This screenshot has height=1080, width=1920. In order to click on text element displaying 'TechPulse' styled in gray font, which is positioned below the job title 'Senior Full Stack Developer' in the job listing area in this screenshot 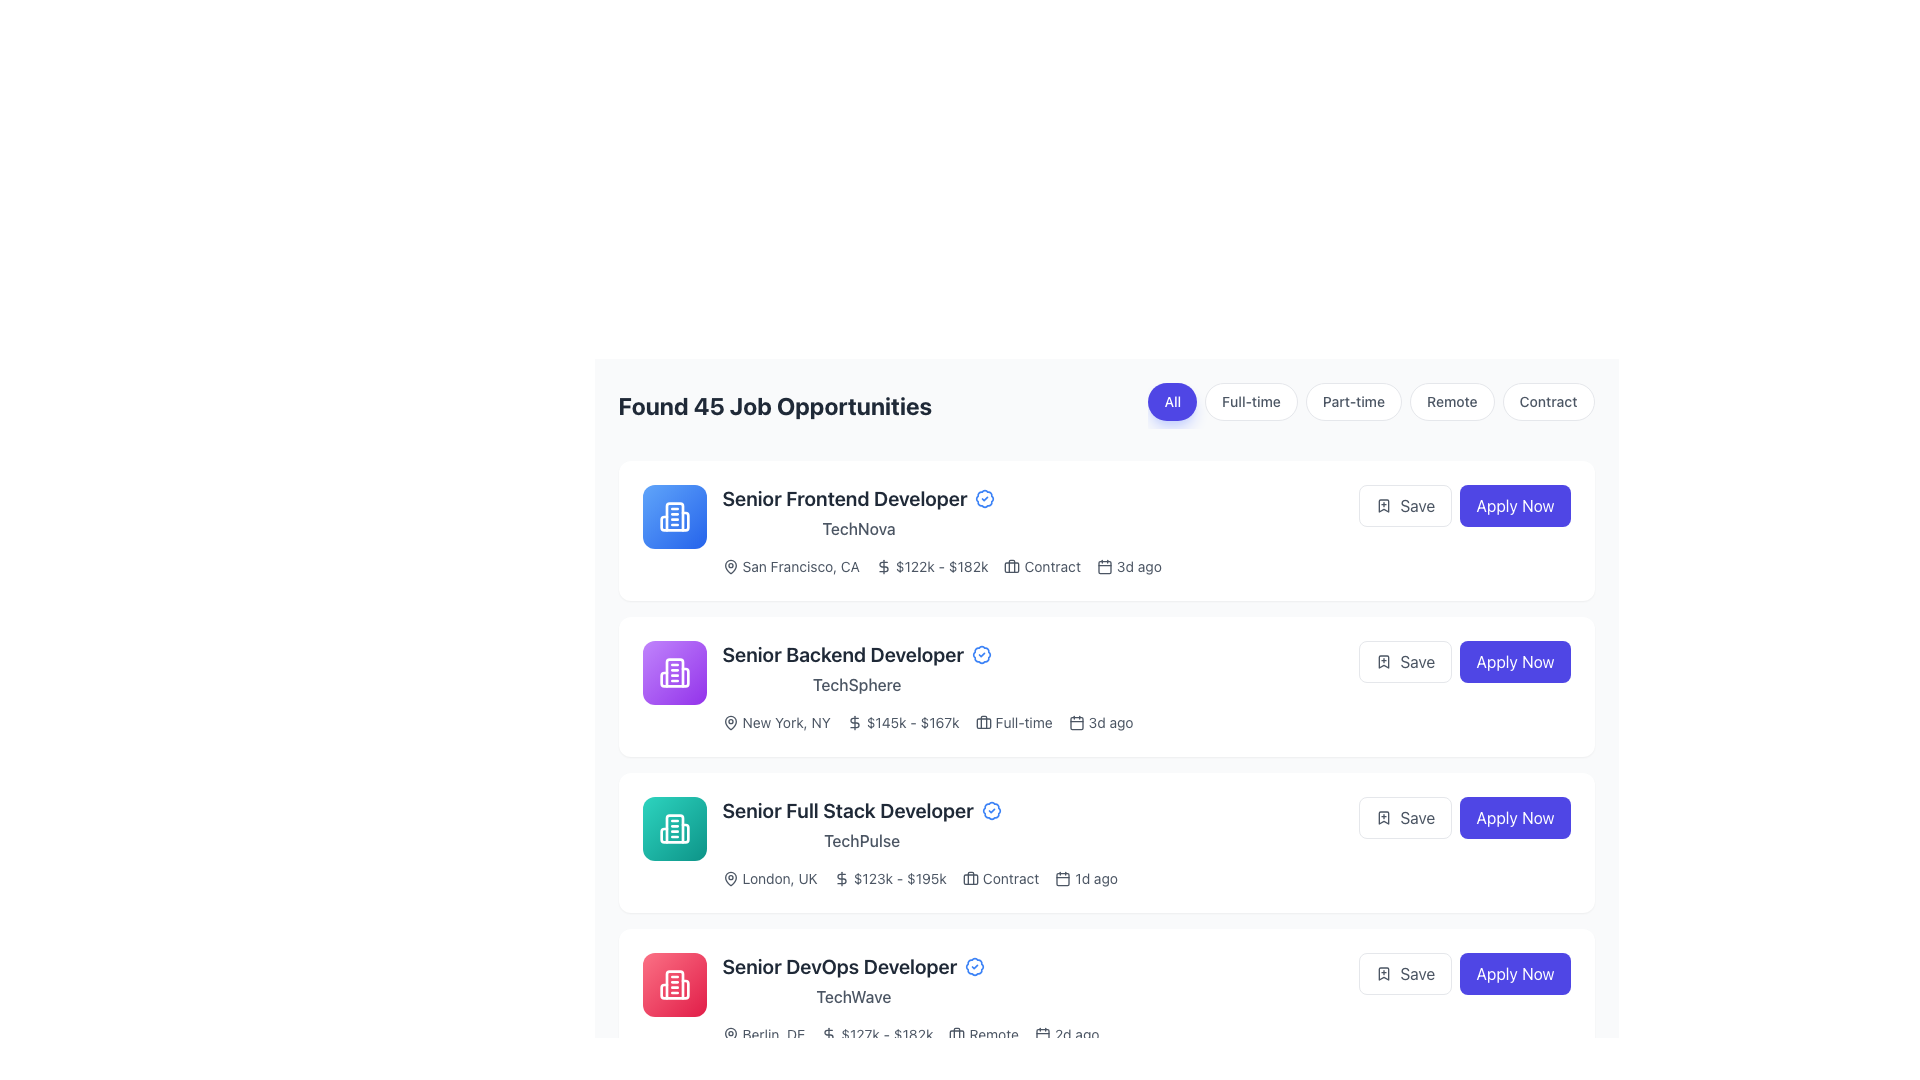, I will do `click(862, 840)`.